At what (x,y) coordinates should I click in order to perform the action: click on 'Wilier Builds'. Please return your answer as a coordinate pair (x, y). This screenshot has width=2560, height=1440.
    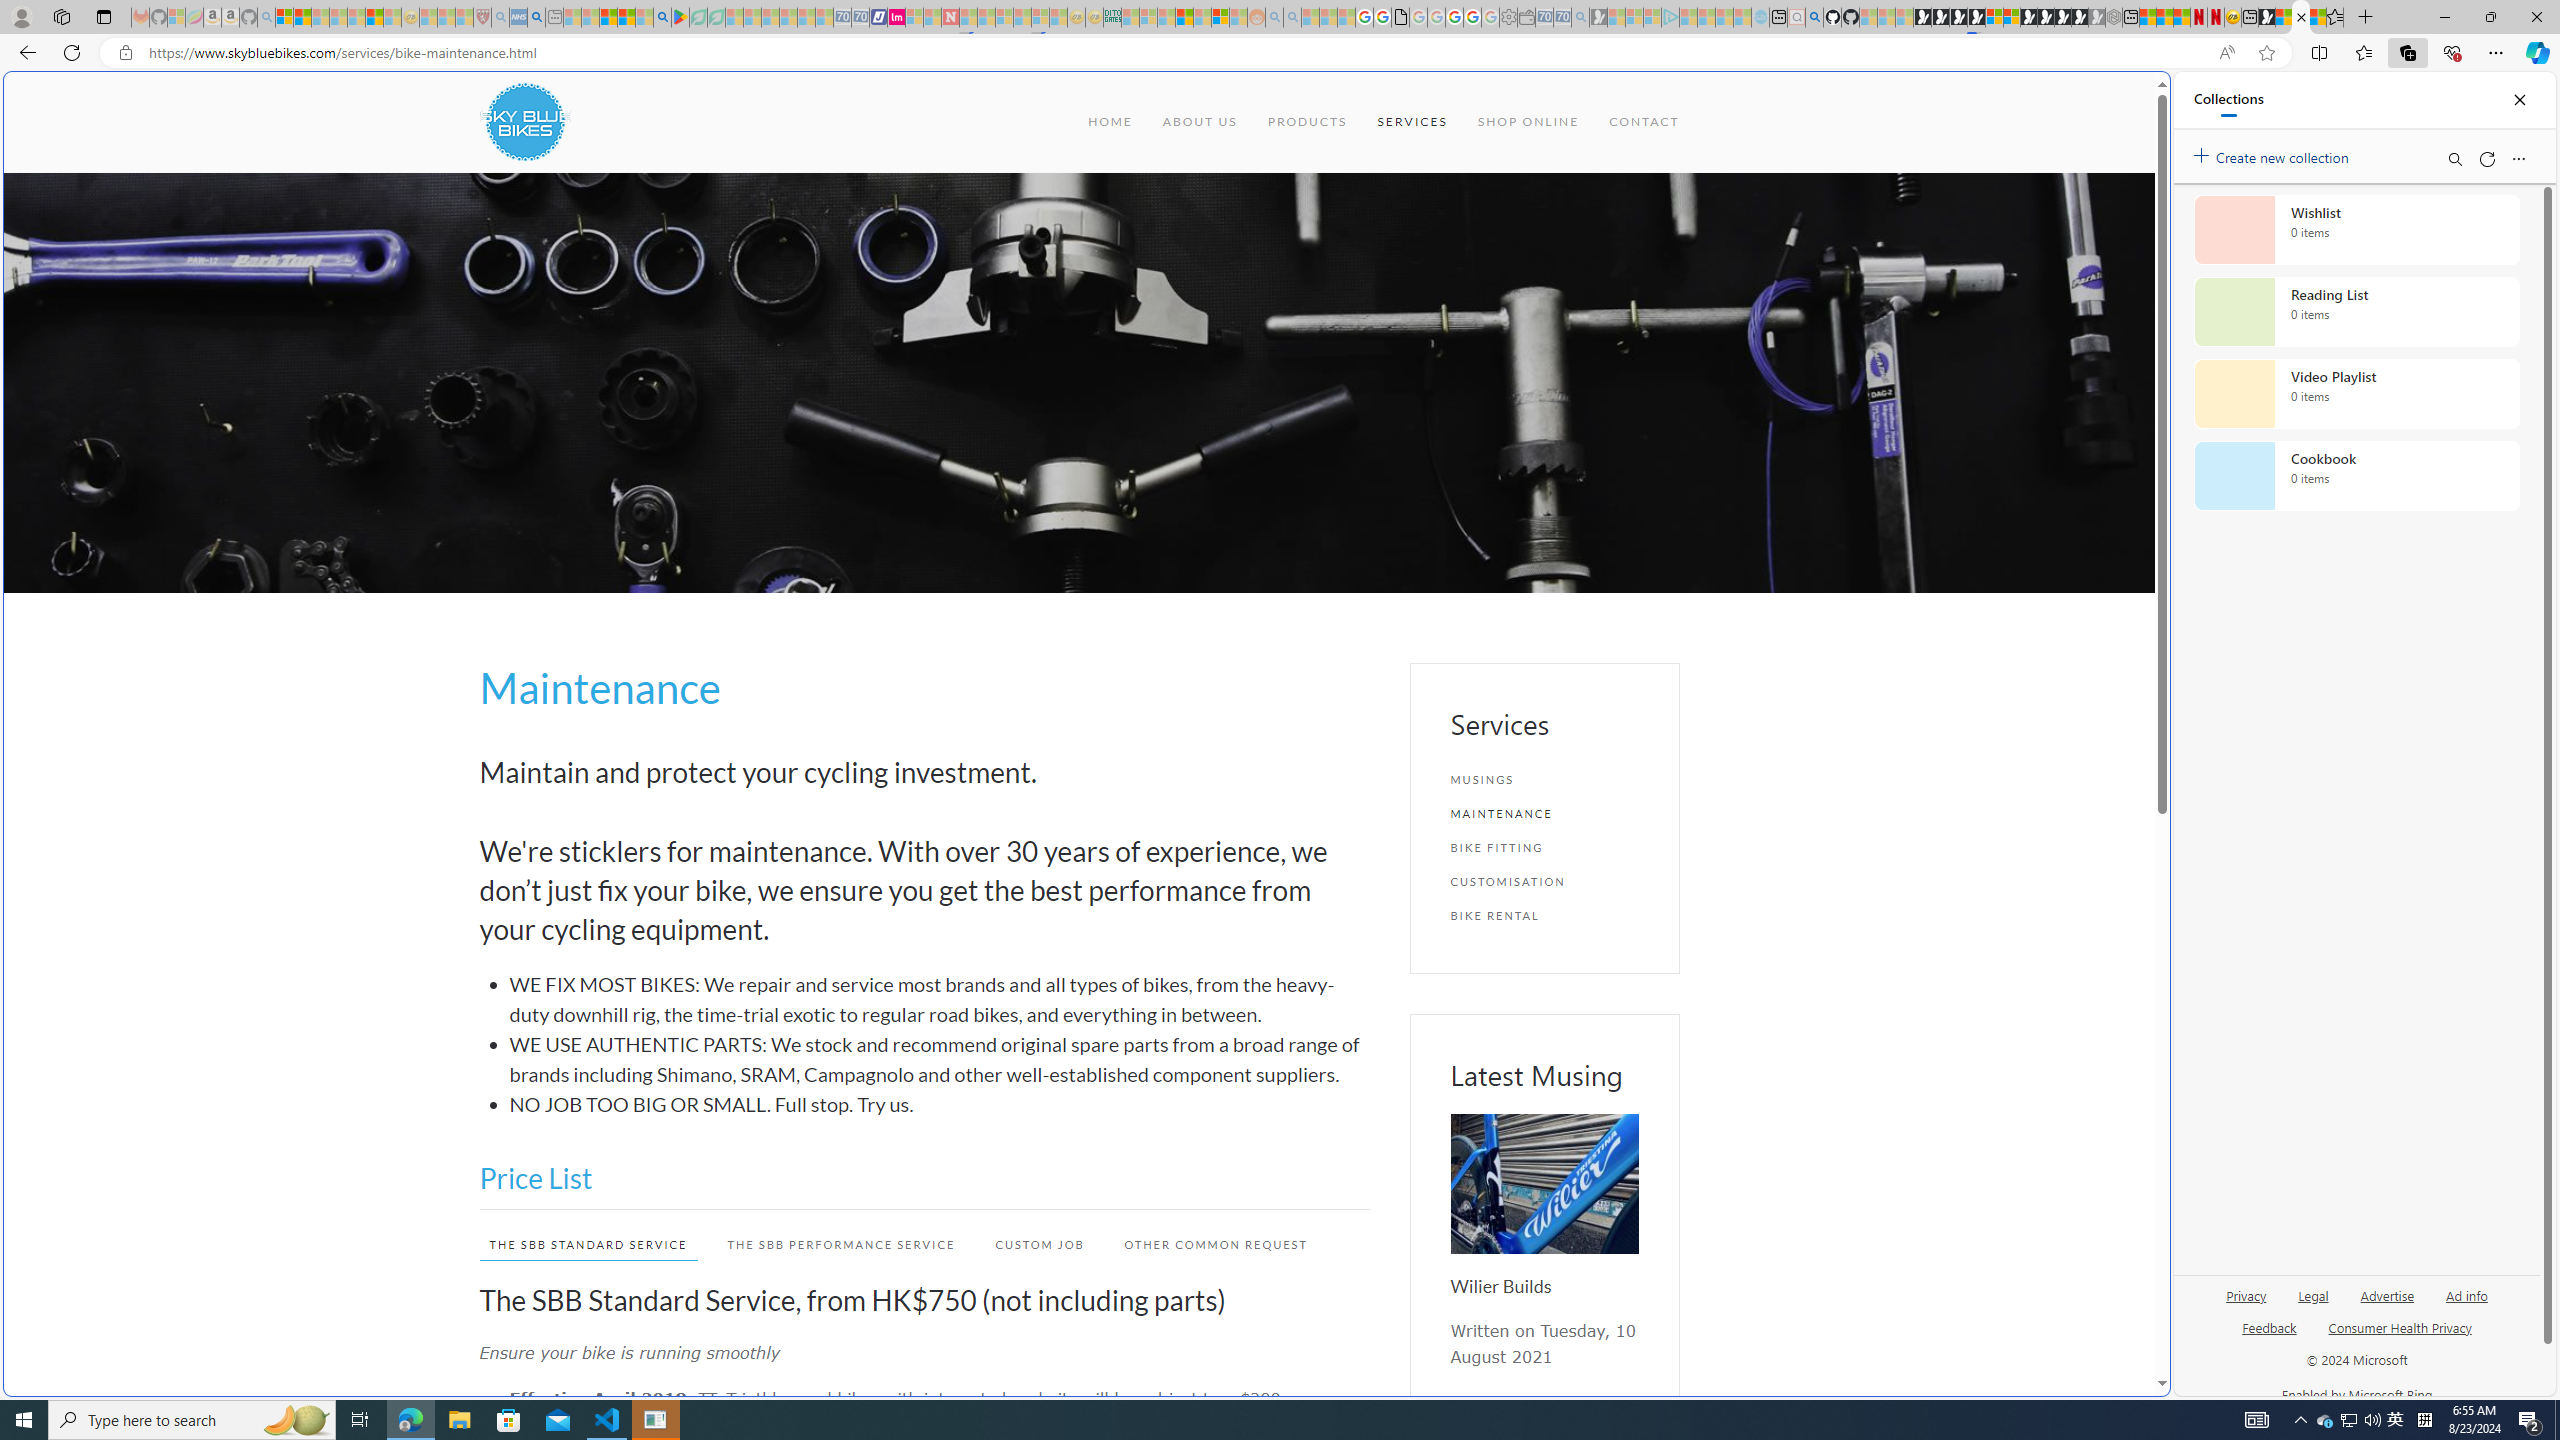
    Looking at the image, I should click on (1542, 1183).